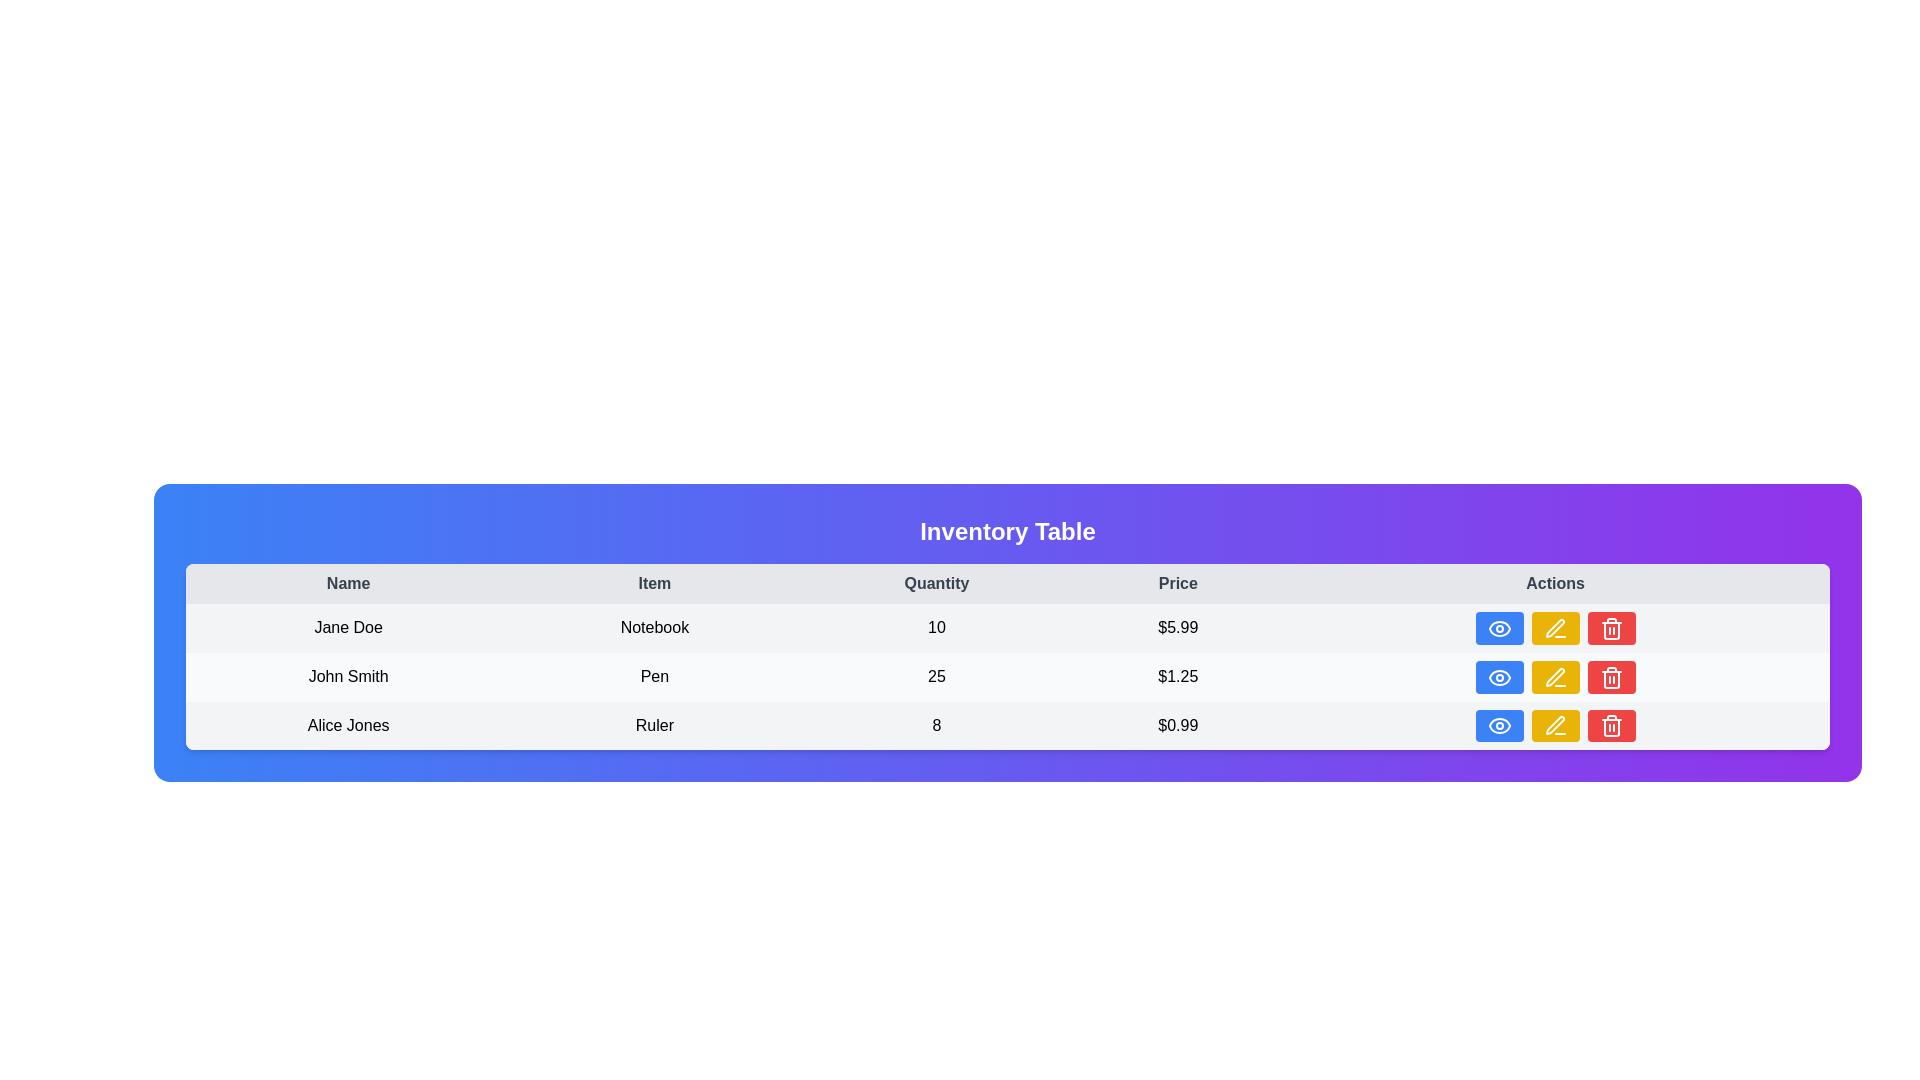  Describe the element at coordinates (1499, 676) in the screenshot. I see `the outer boundary of the eye icon, which is part of an SVG graphic in the 'Actions' column for 'John Smith'` at that location.